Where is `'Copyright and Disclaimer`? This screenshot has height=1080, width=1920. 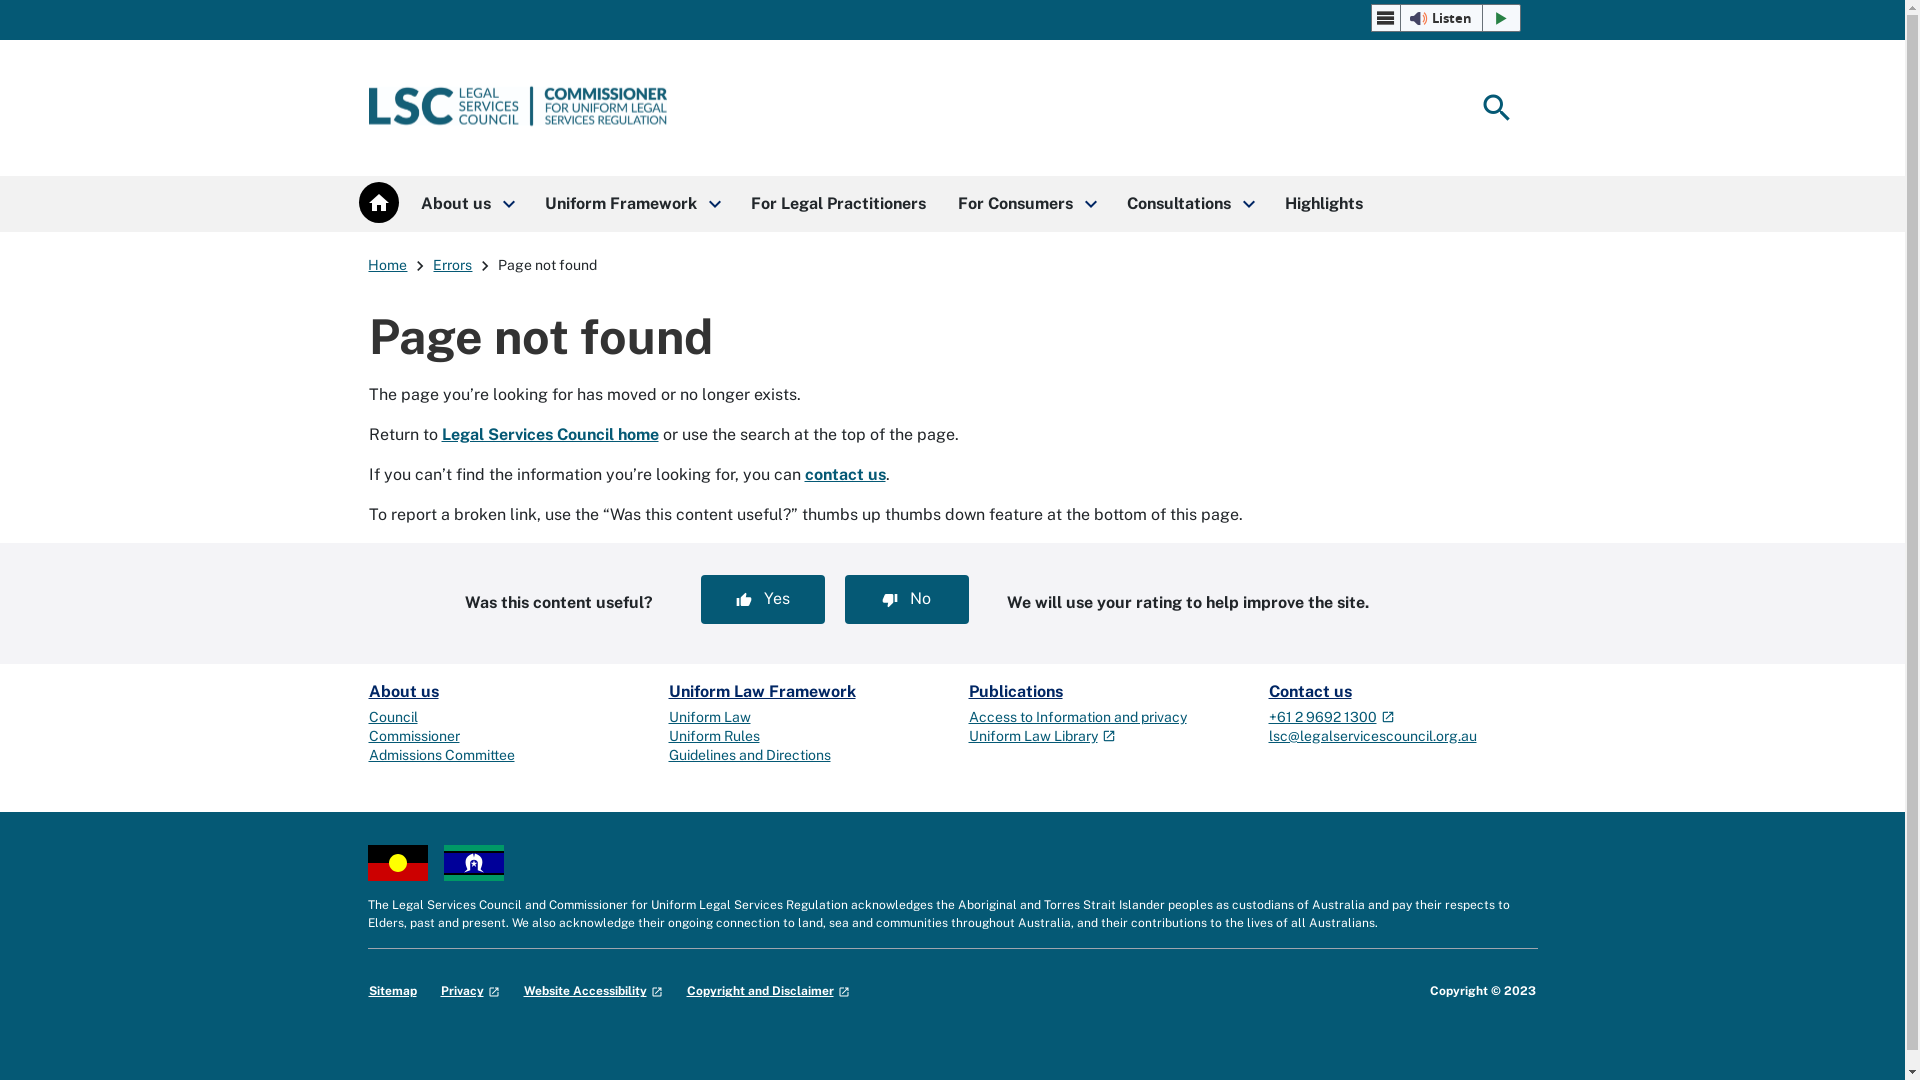 'Copyright and Disclaimer is located at coordinates (766, 991).